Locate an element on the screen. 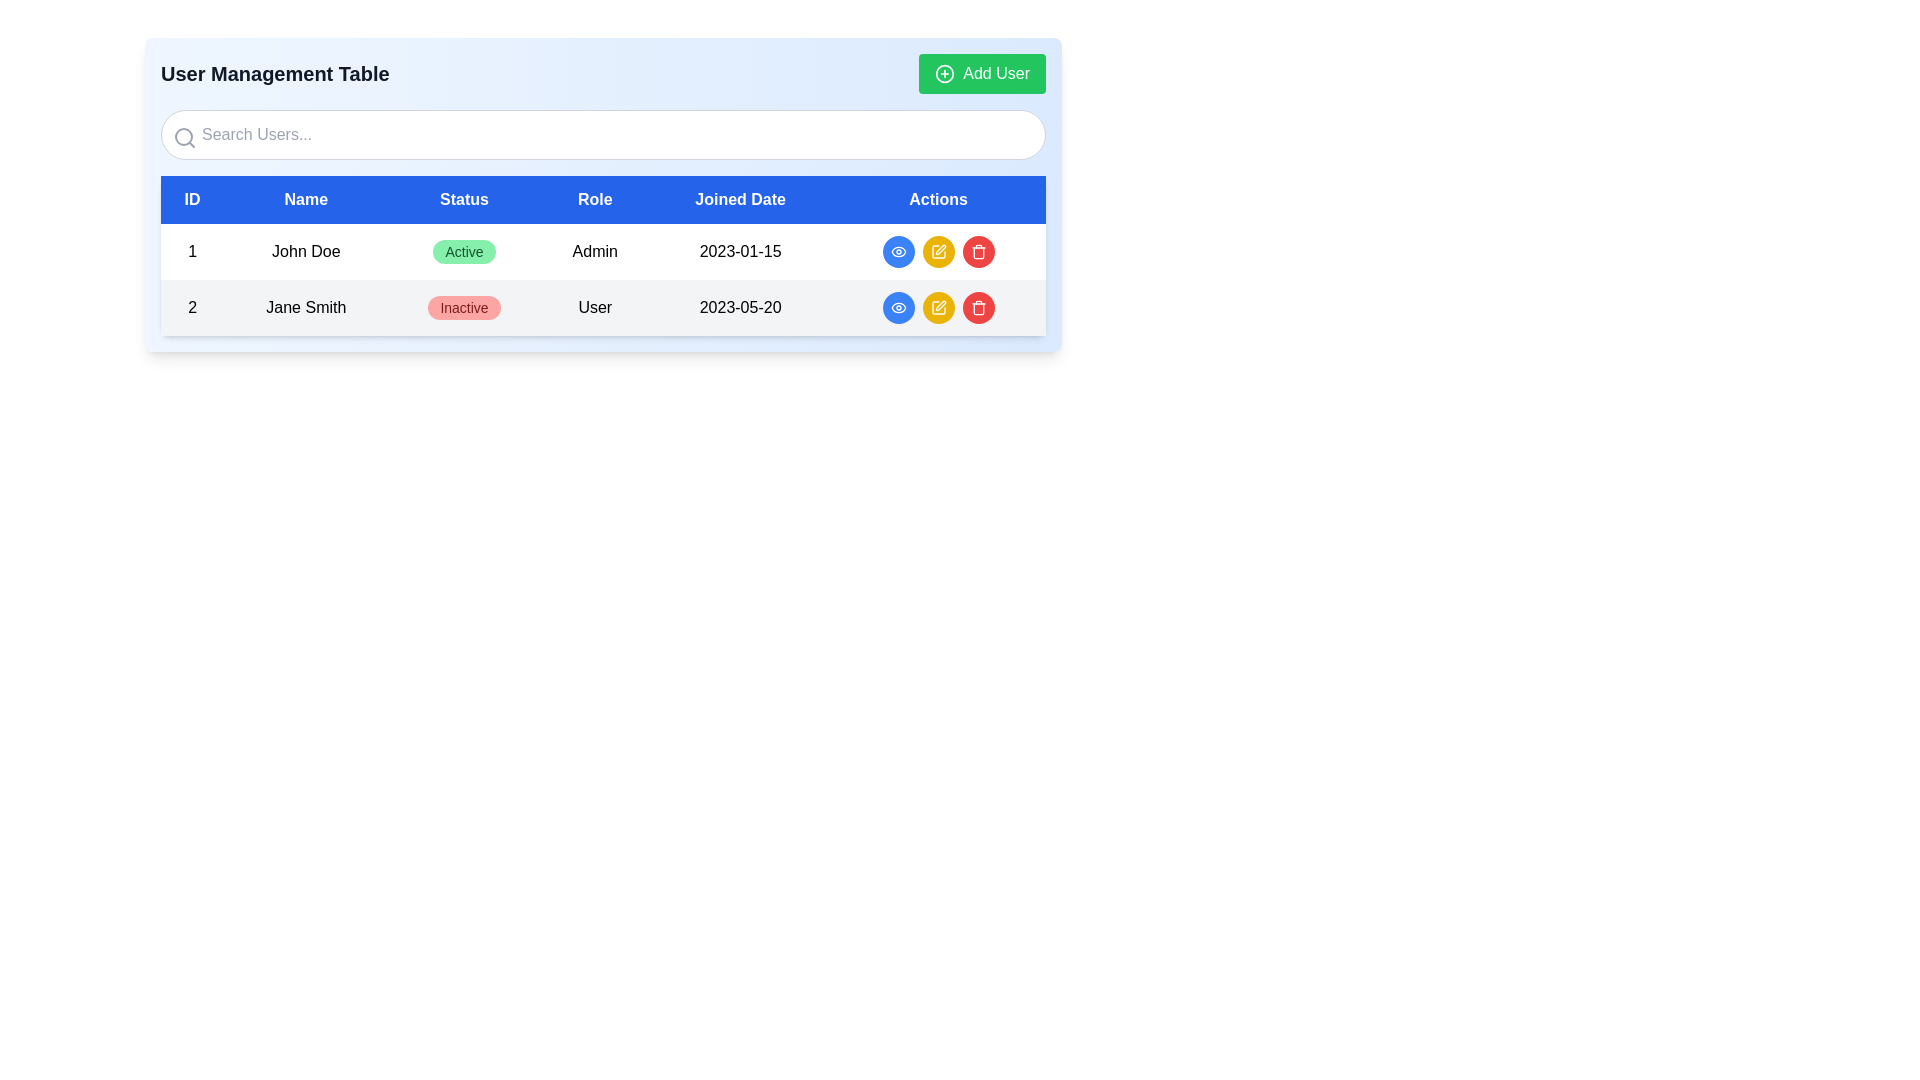 The width and height of the screenshot is (1920, 1080). the 'Add' icon represented by a Vector-based icon of type 'Add' or 'Circle-Plus' located to the left of the 'Add User' text within the green rectangular button at the top-right corner of the interface is located at coordinates (944, 72).